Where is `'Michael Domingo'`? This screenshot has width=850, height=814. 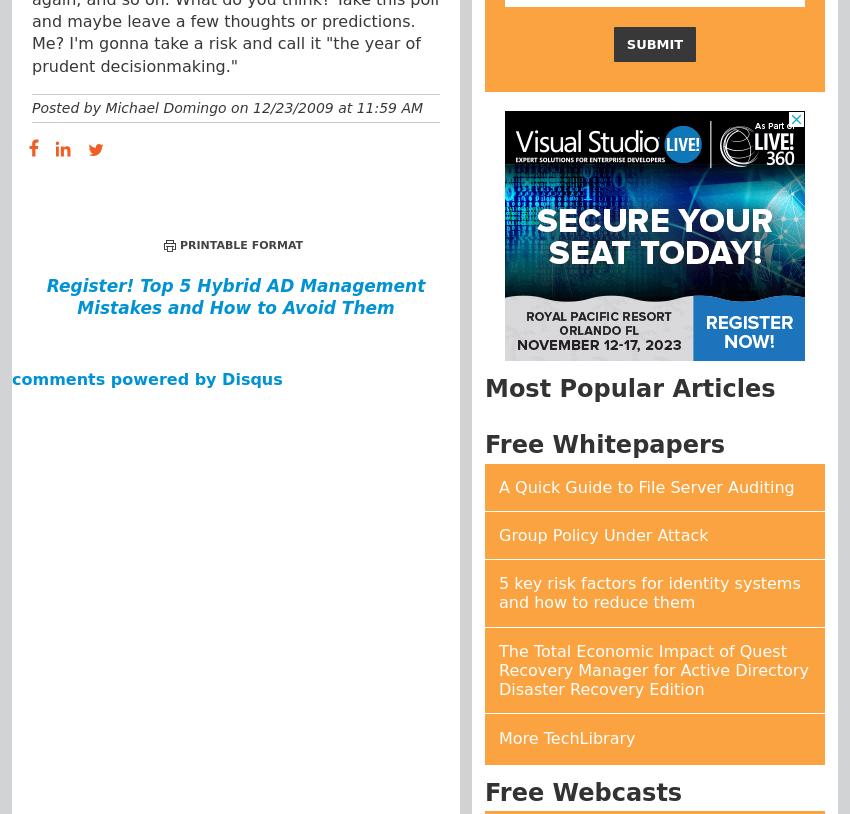
'Michael Domingo' is located at coordinates (165, 105).